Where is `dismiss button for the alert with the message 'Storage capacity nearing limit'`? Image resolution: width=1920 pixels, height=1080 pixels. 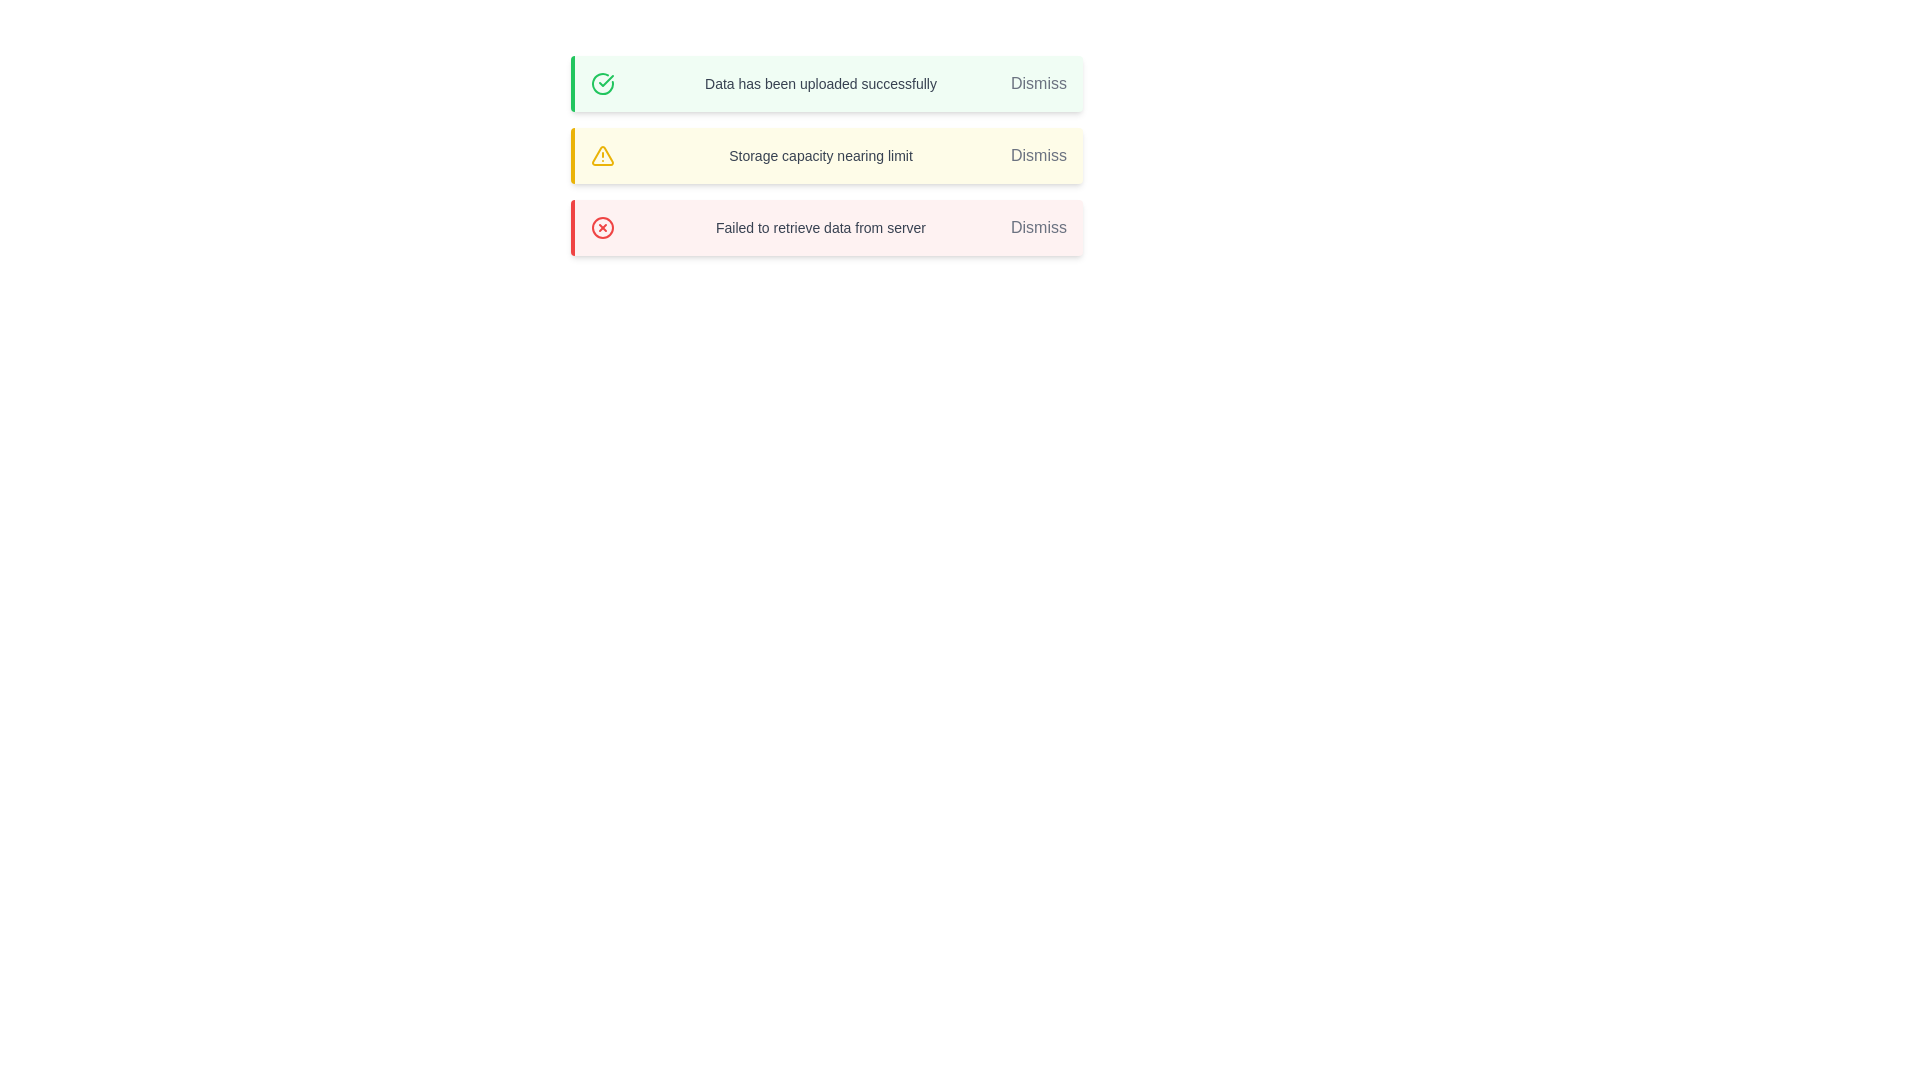
dismiss button for the alert with the message 'Storage capacity nearing limit' is located at coordinates (1038, 154).